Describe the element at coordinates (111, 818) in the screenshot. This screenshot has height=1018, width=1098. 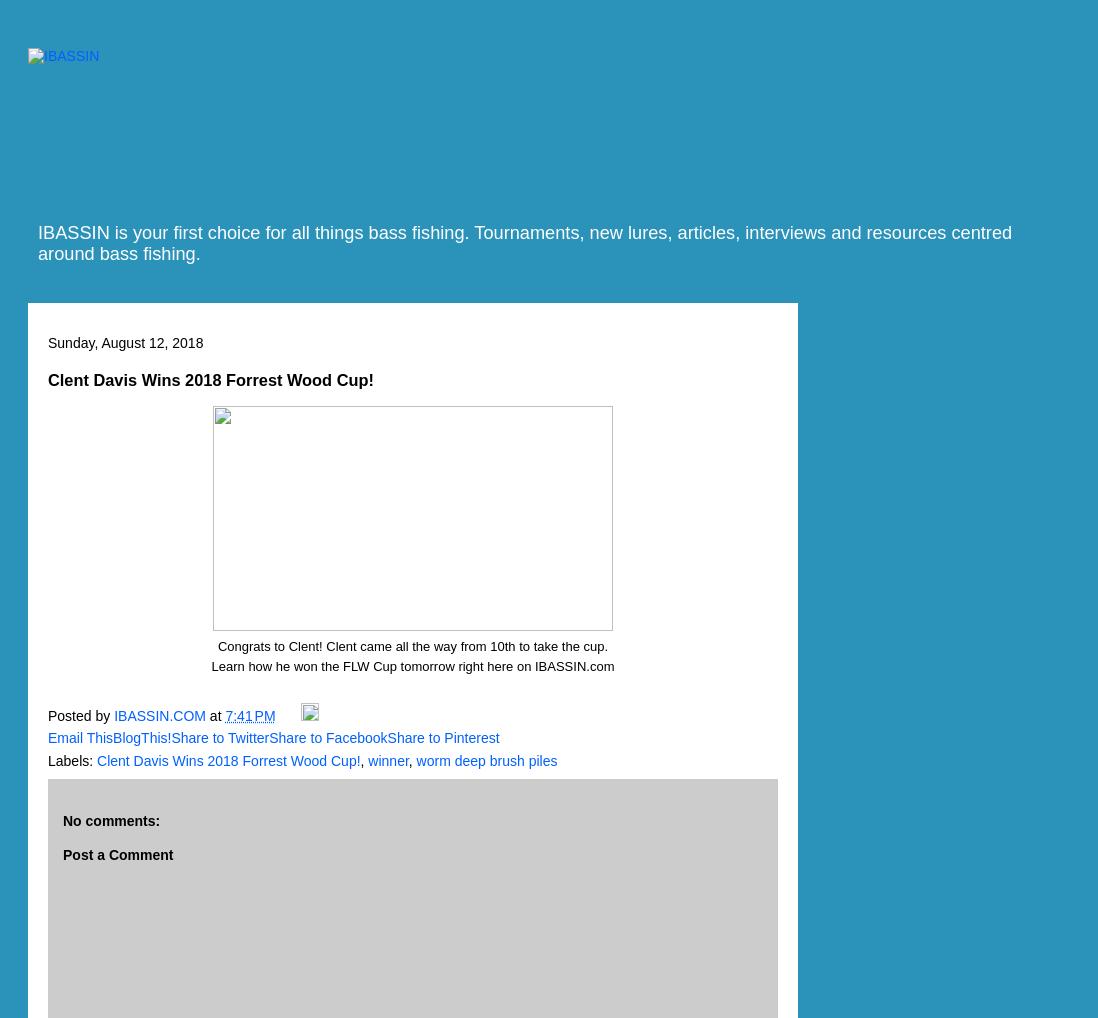
I see `'No comments:'` at that location.